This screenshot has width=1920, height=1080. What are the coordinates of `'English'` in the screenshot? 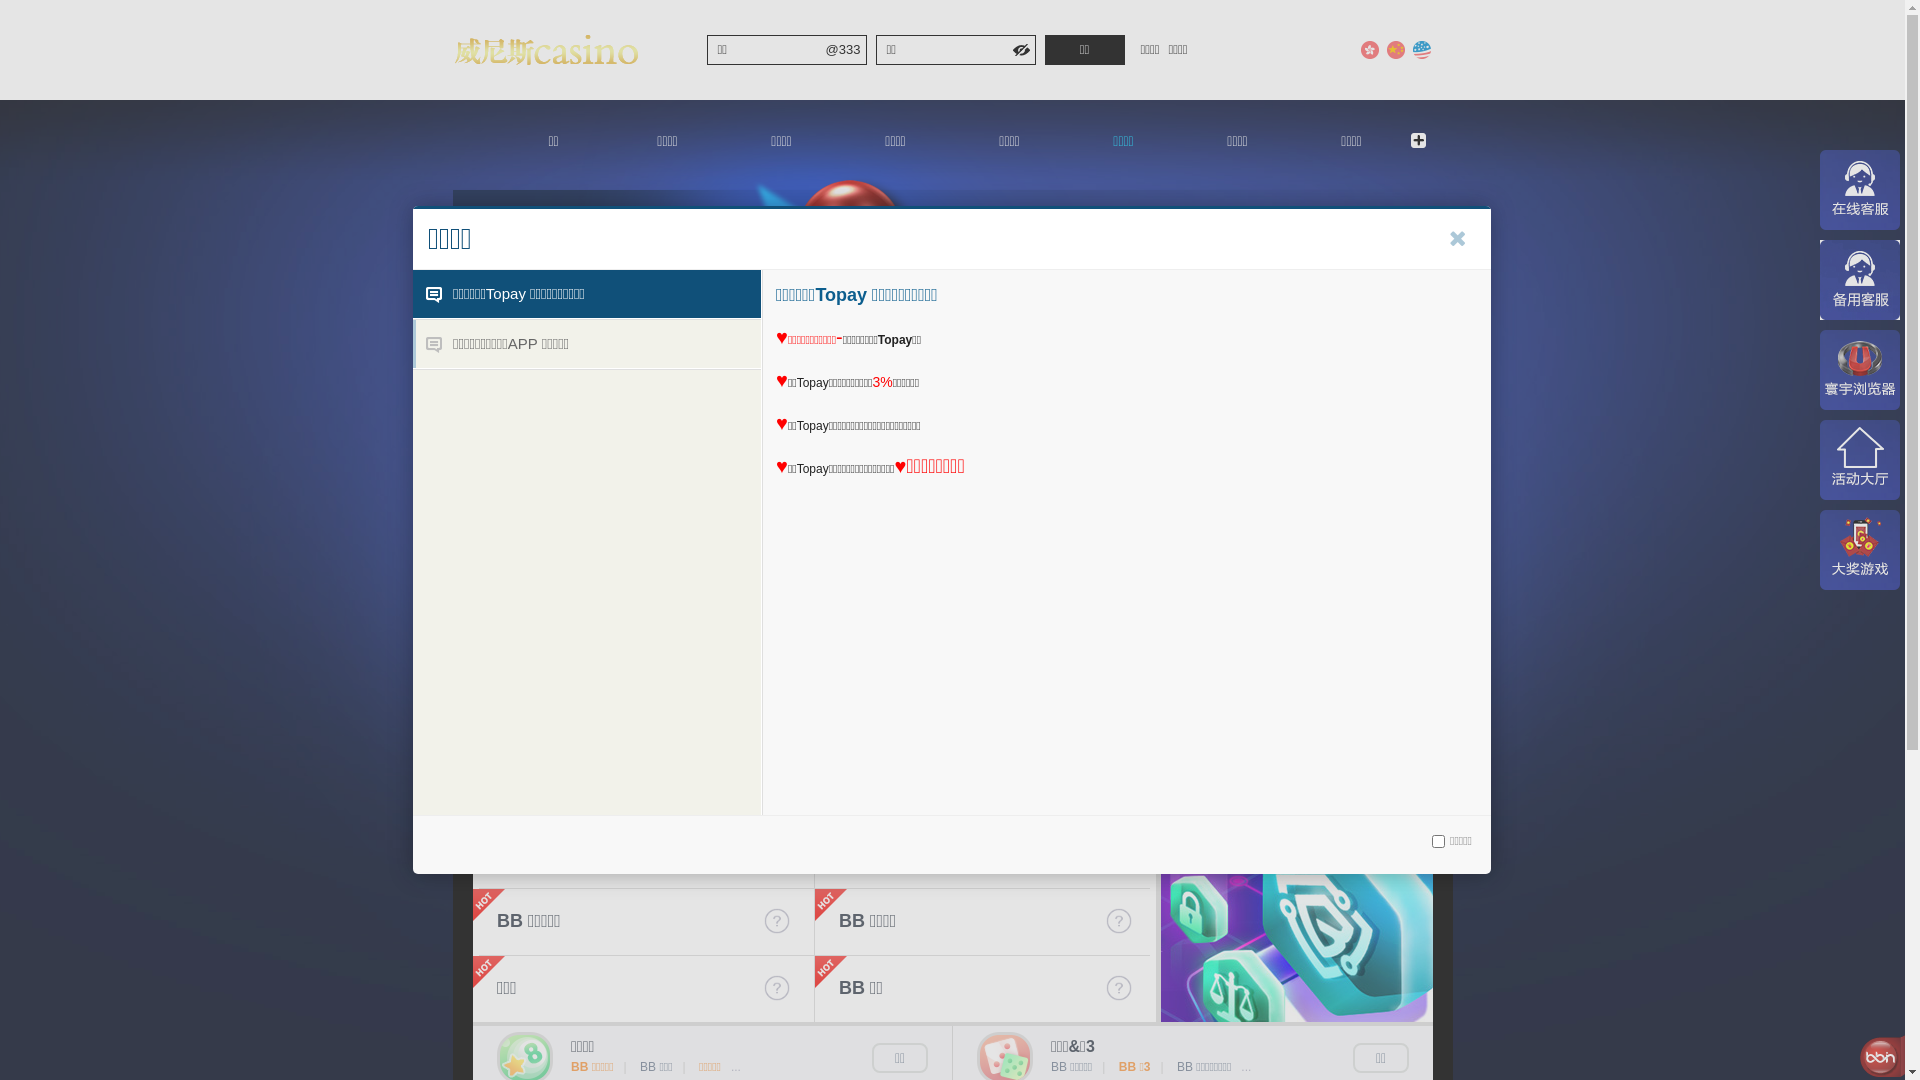 It's located at (1409, 49).